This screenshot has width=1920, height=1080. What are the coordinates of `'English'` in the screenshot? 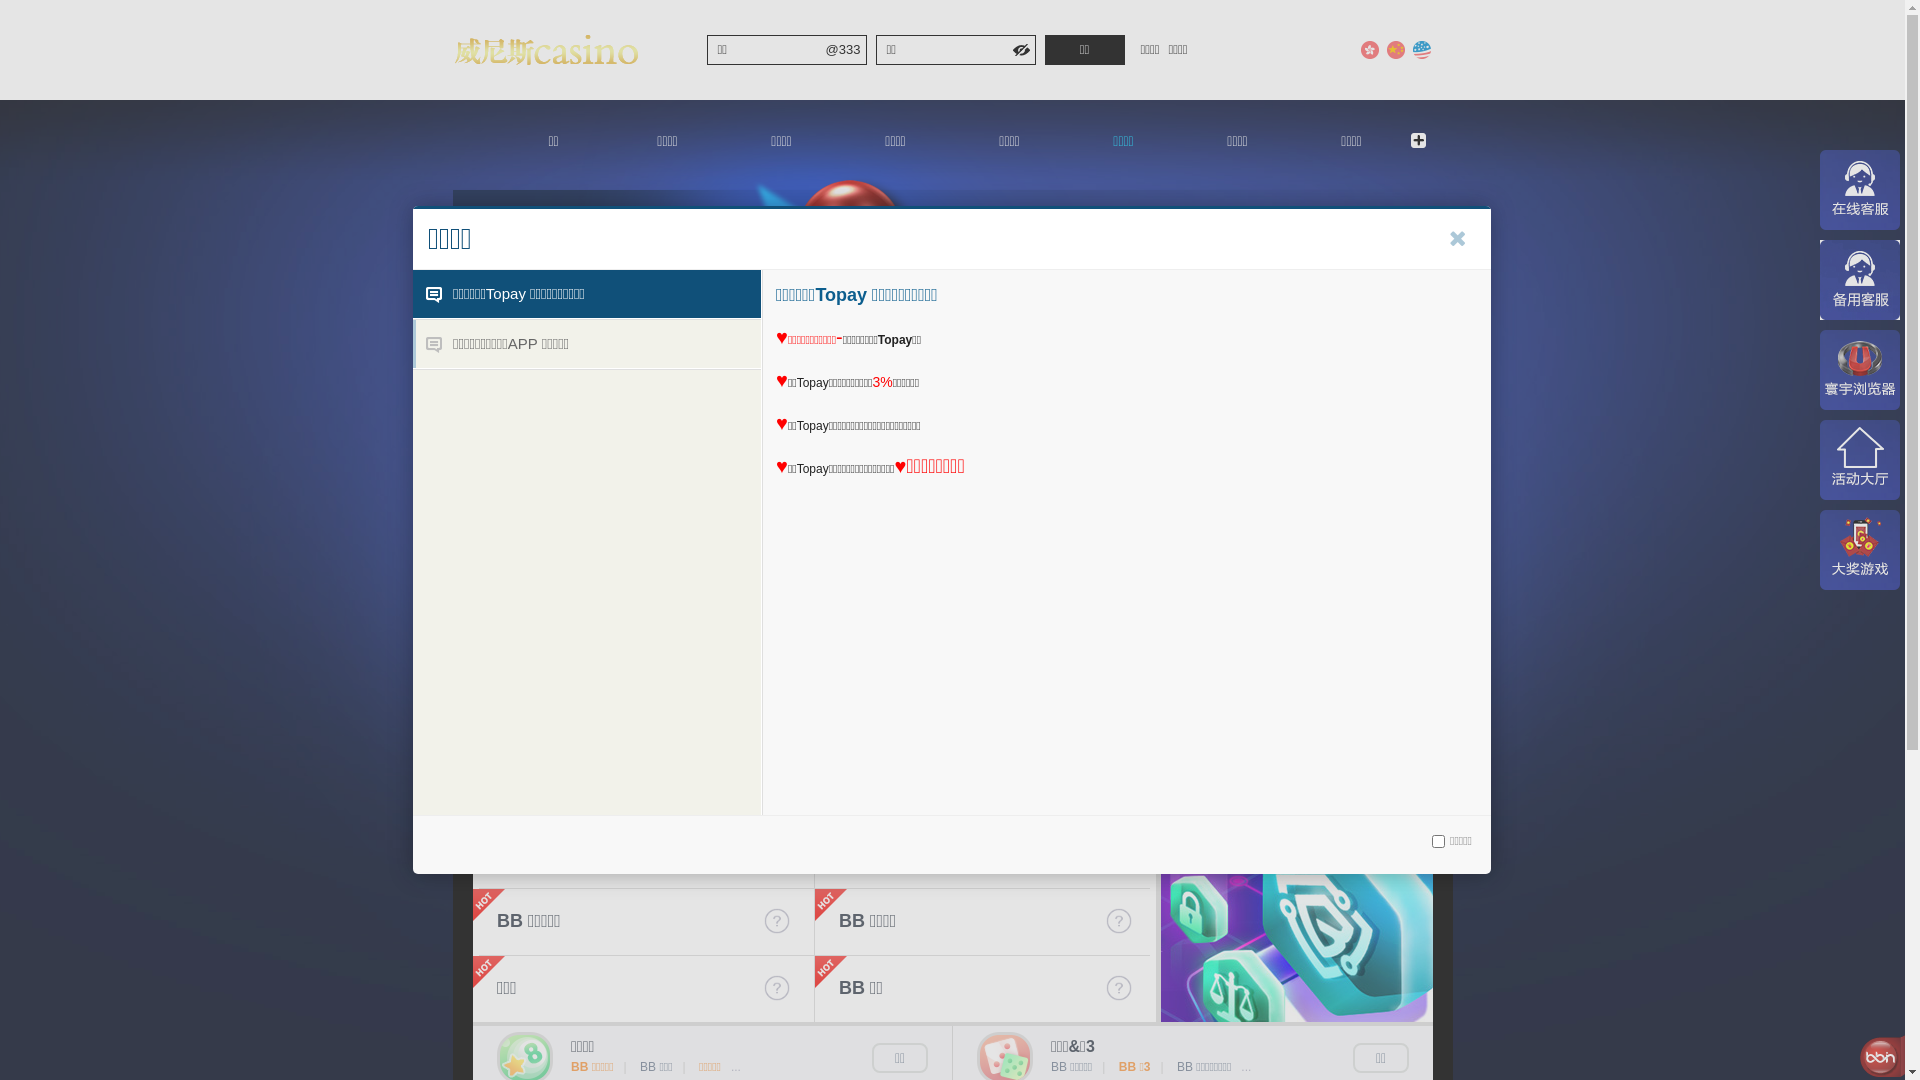 It's located at (1409, 49).